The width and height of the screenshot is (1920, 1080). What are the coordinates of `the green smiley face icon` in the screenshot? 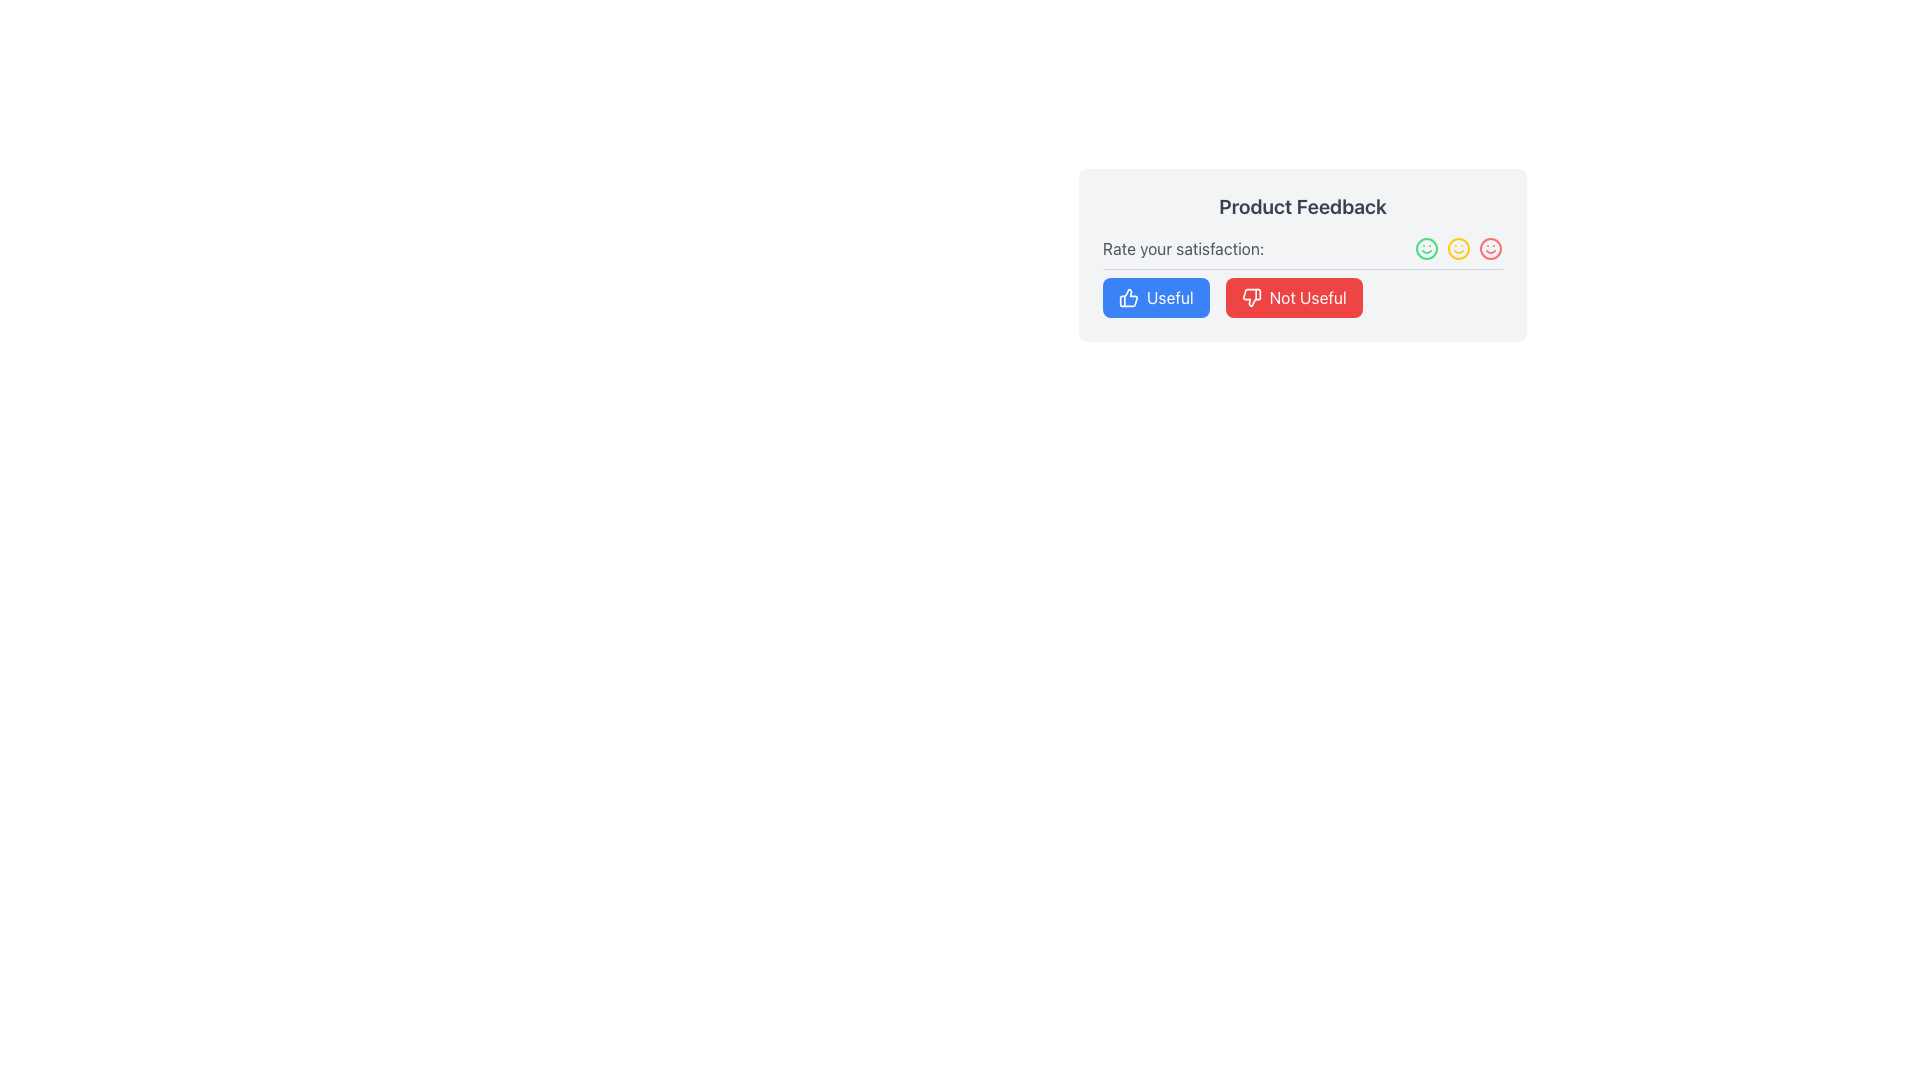 It's located at (1425, 248).